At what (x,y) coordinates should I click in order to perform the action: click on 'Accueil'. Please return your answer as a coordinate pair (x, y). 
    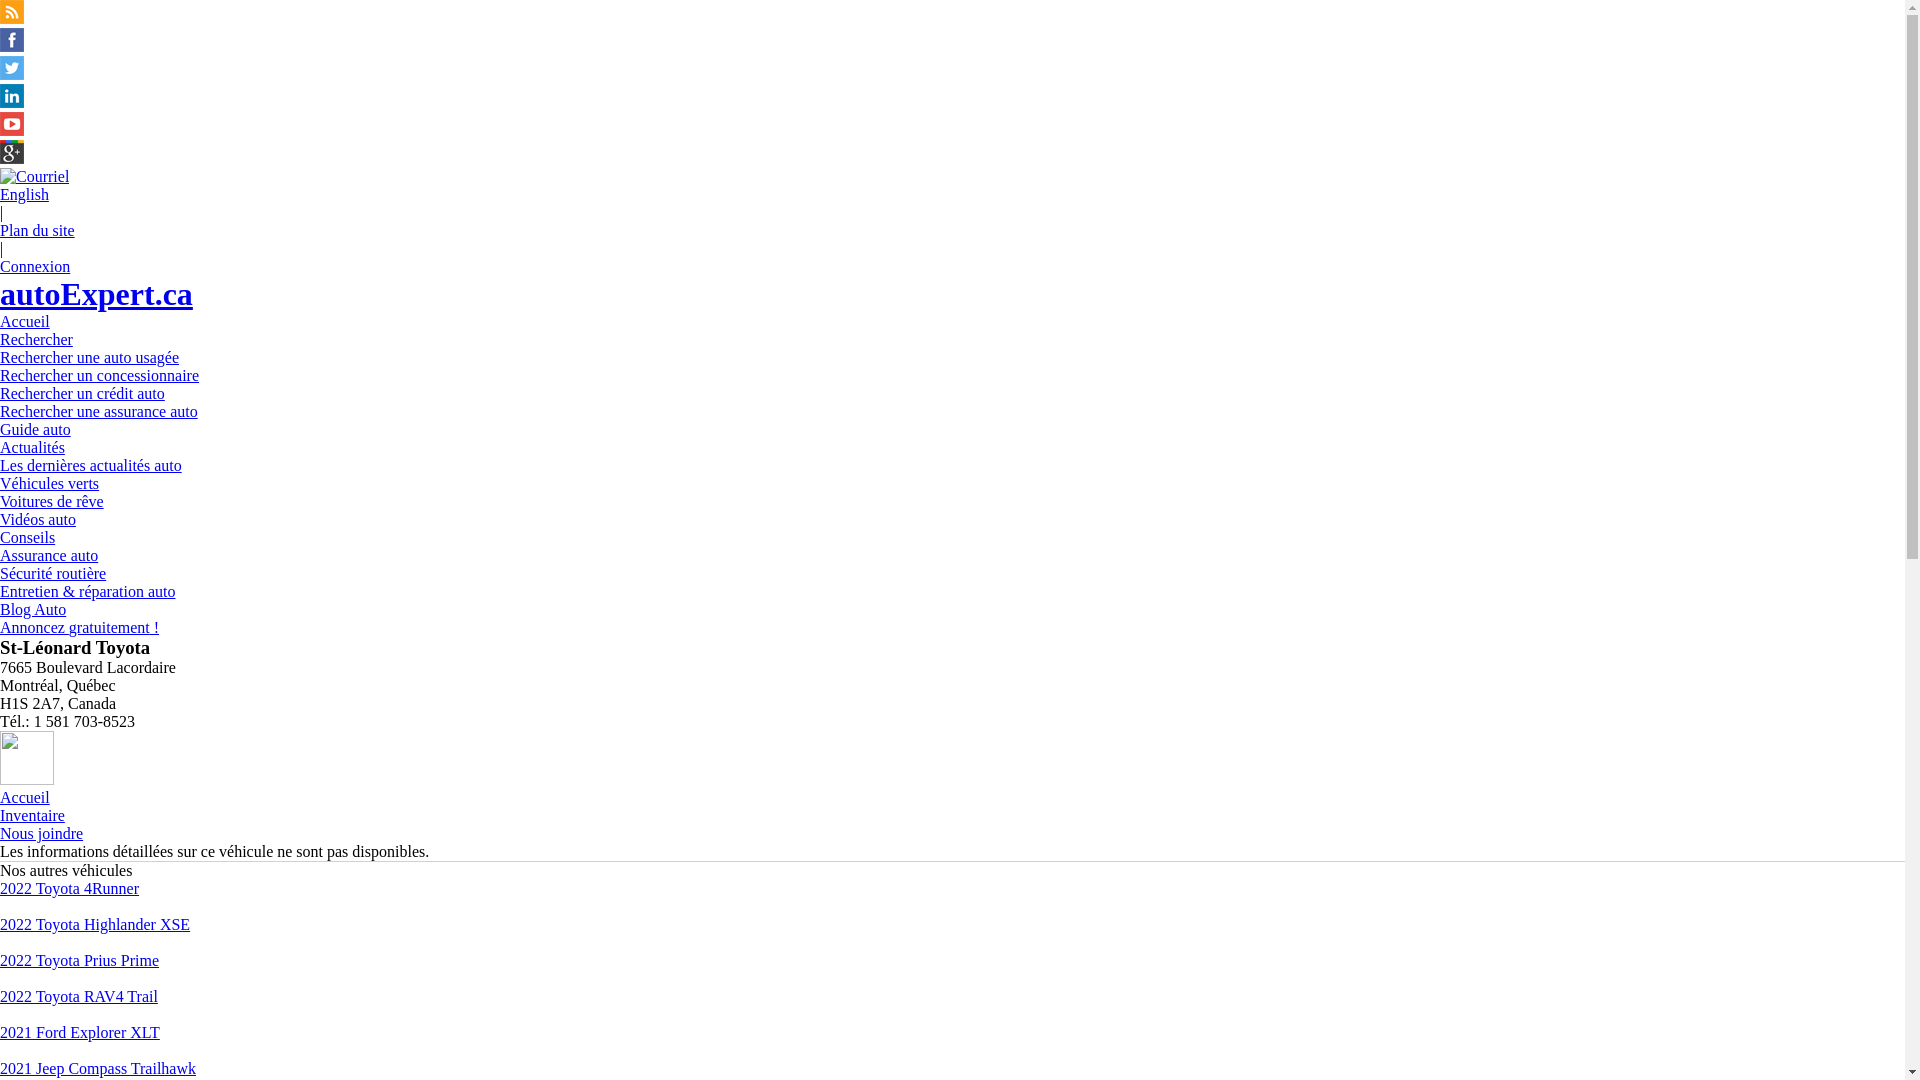
    Looking at the image, I should click on (24, 320).